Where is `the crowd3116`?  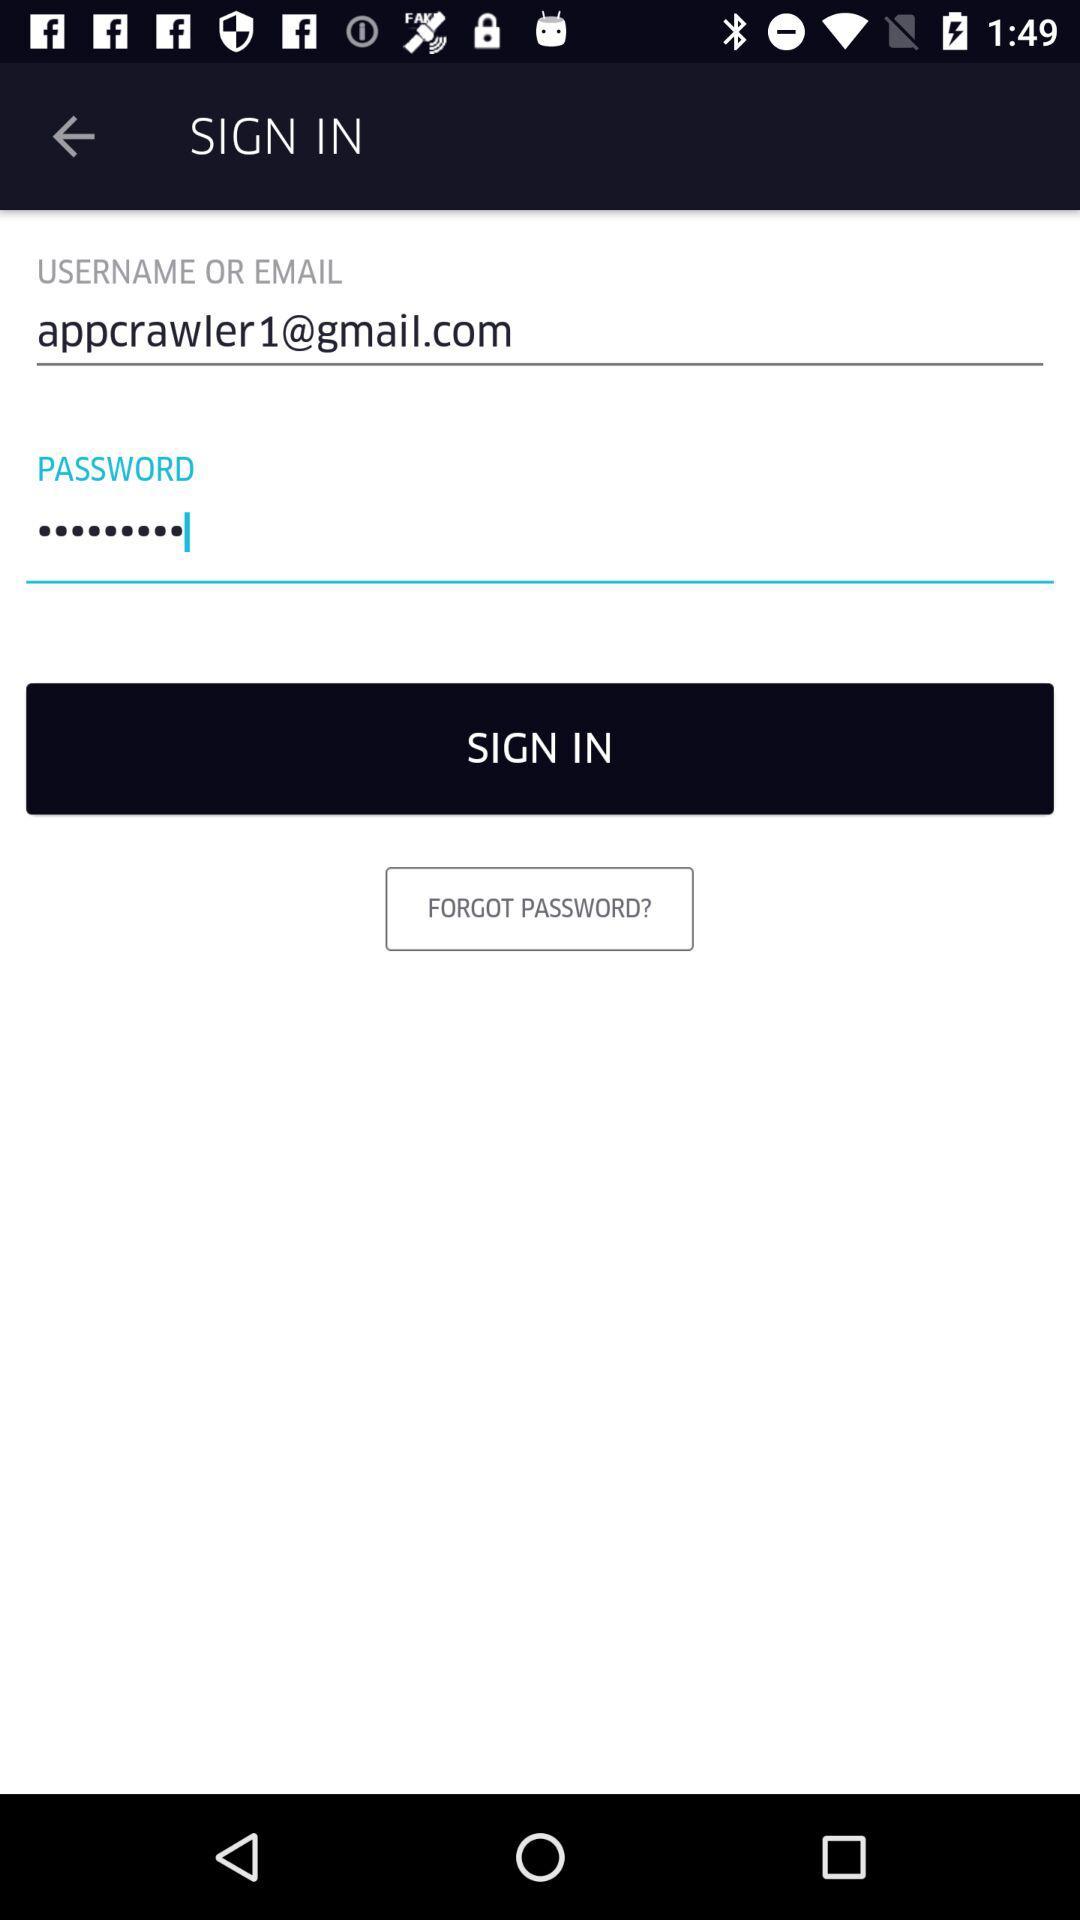 the crowd3116 is located at coordinates (540, 537).